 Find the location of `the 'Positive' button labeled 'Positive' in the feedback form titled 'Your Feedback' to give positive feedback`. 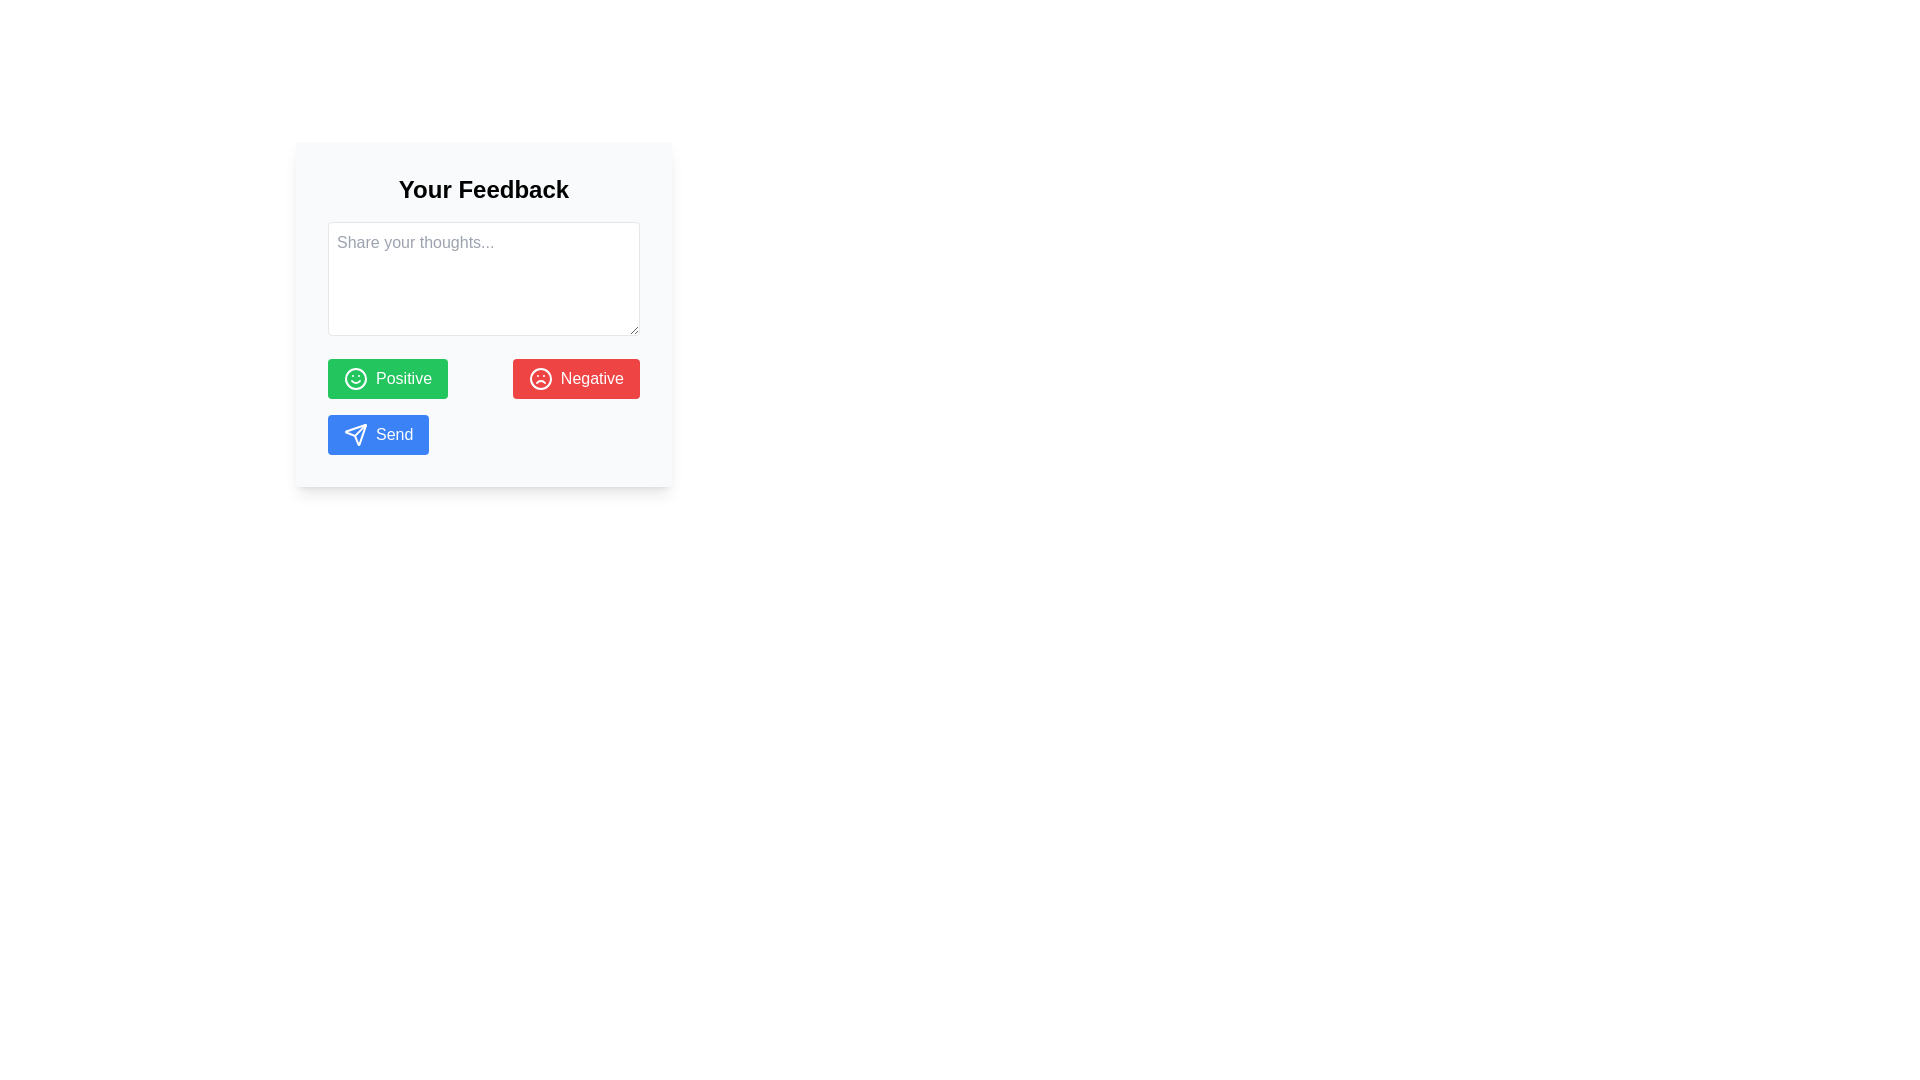

the 'Positive' button labeled 'Positive' in the feedback form titled 'Your Feedback' to give positive feedback is located at coordinates (484, 378).